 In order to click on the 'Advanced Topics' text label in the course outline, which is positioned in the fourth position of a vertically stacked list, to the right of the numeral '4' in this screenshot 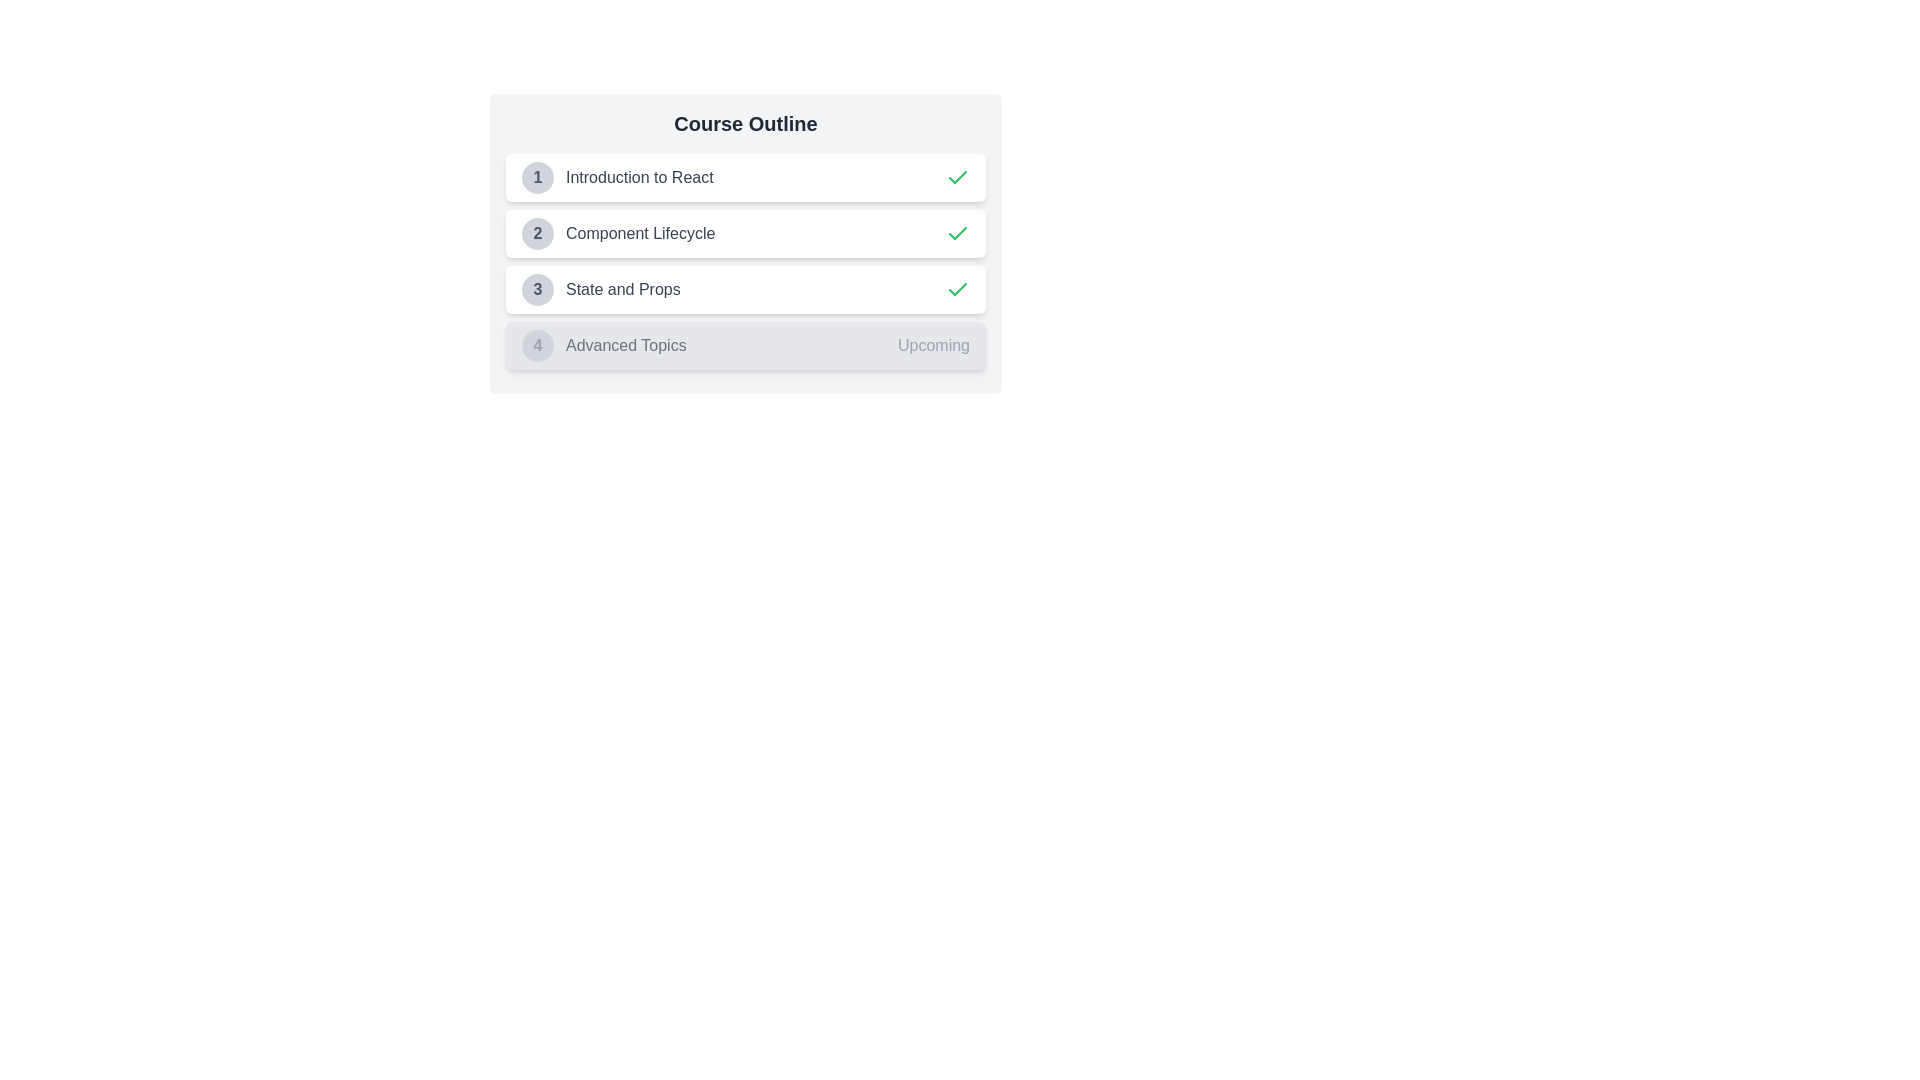, I will do `click(625, 345)`.